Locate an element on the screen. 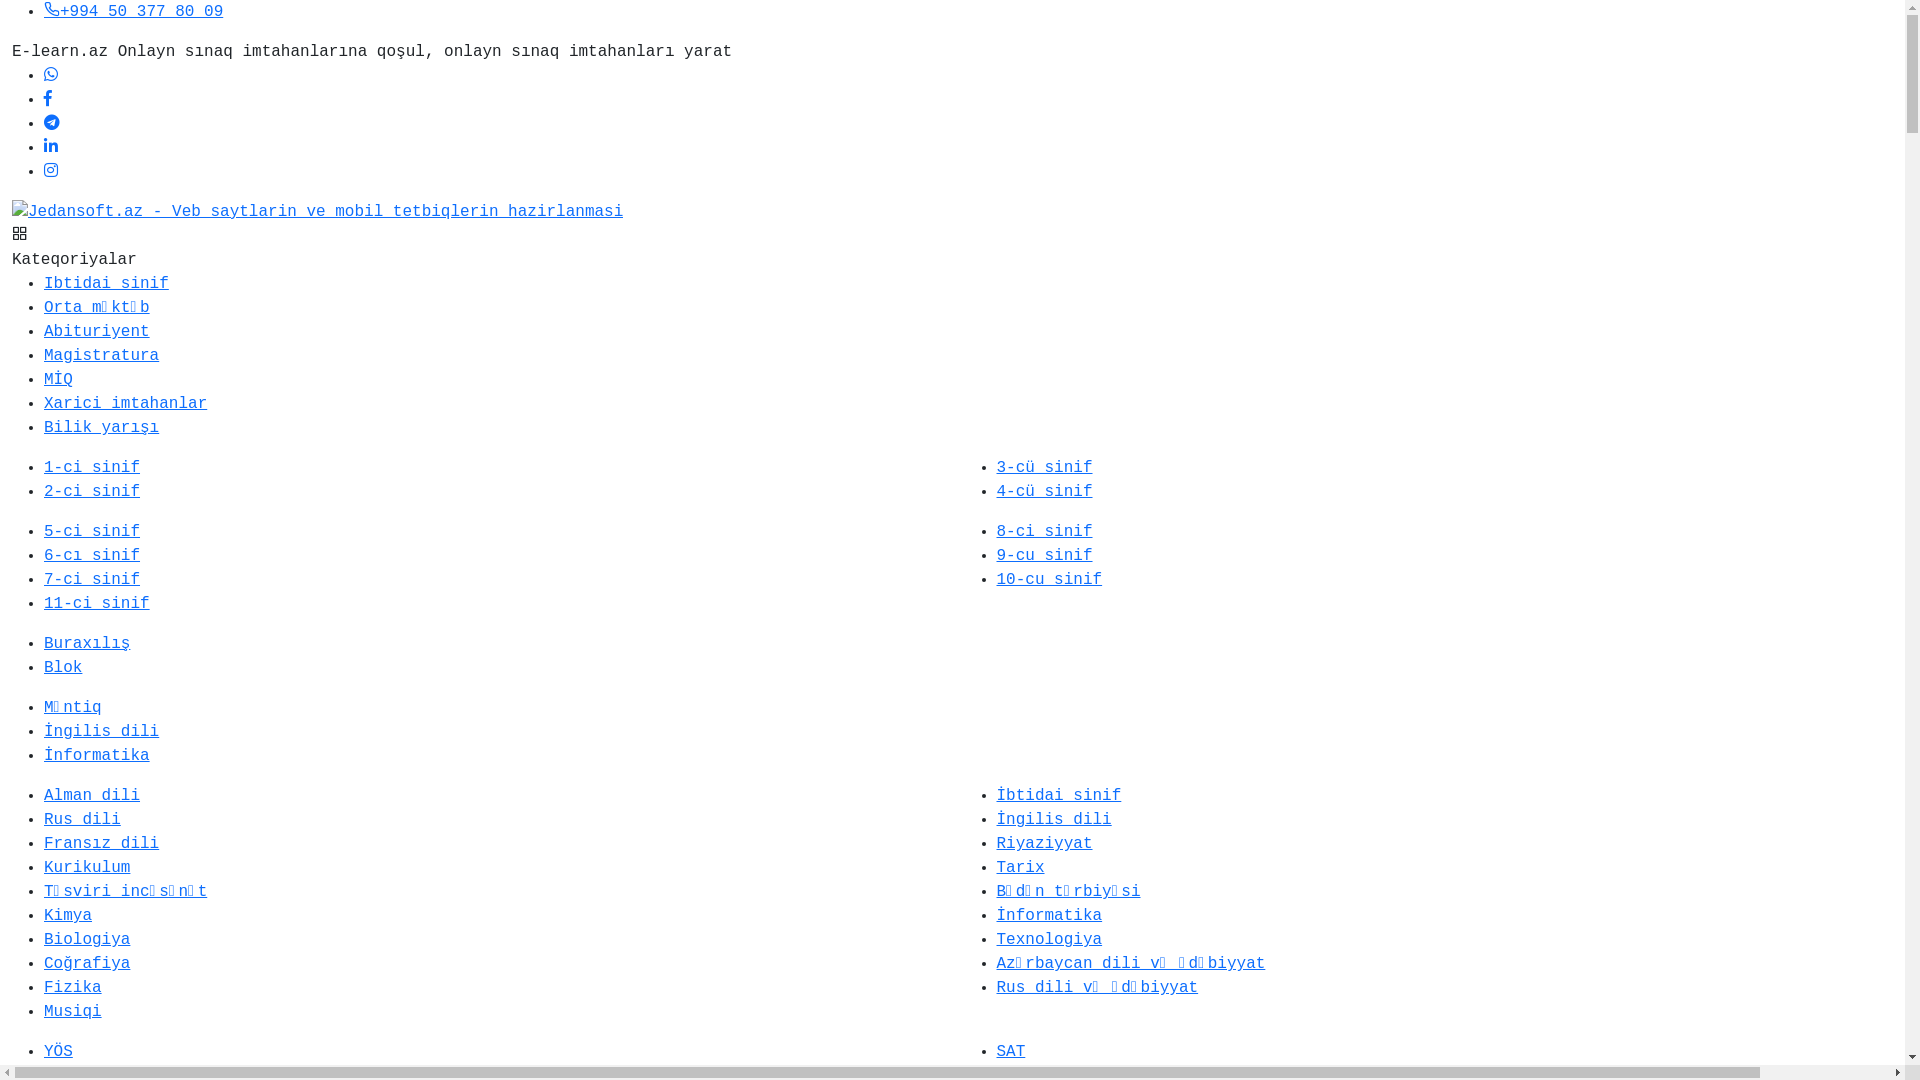 The width and height of the screenshot is (1920, 1080). 'Fizika' is located at coordinates (72, 986).